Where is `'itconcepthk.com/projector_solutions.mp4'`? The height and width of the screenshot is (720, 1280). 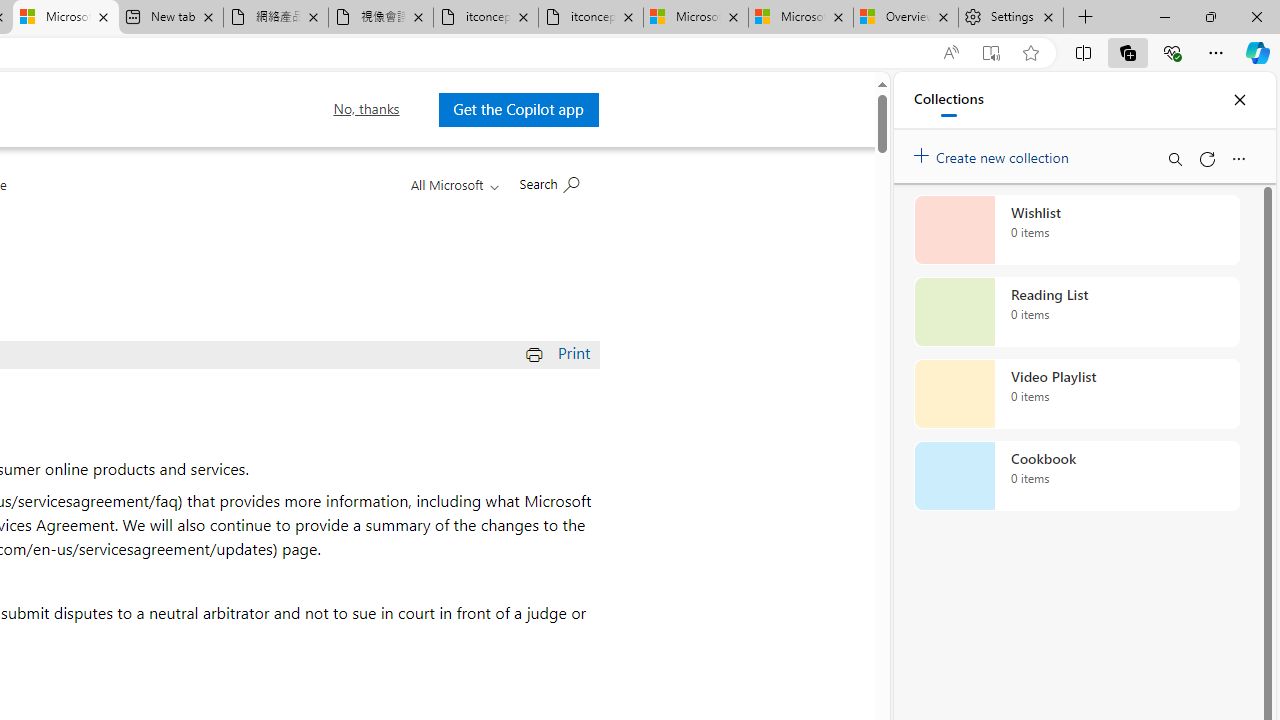
'itconcepthk.com/projector_solutions.mp4' is located at coordinates (589, 17).